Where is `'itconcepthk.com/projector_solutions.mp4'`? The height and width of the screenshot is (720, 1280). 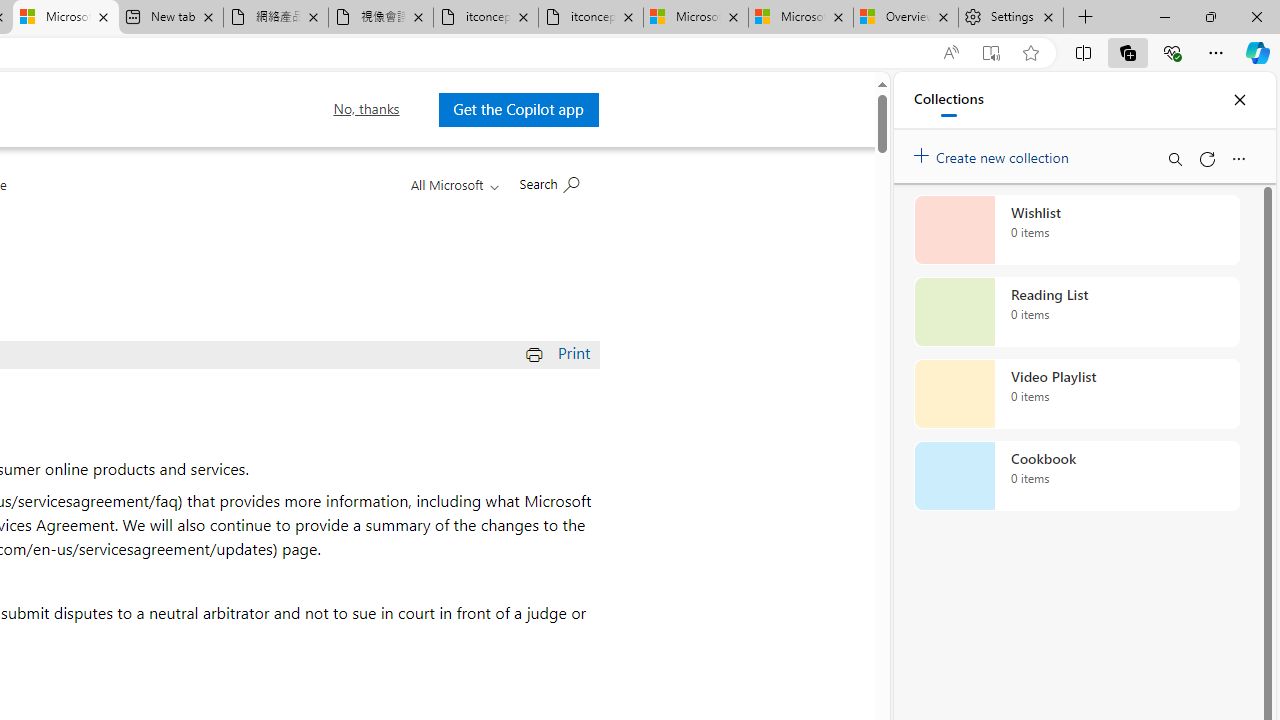
'itconcepthk.com/projector_solutions.mp4' is located at coordinates (589, 17).